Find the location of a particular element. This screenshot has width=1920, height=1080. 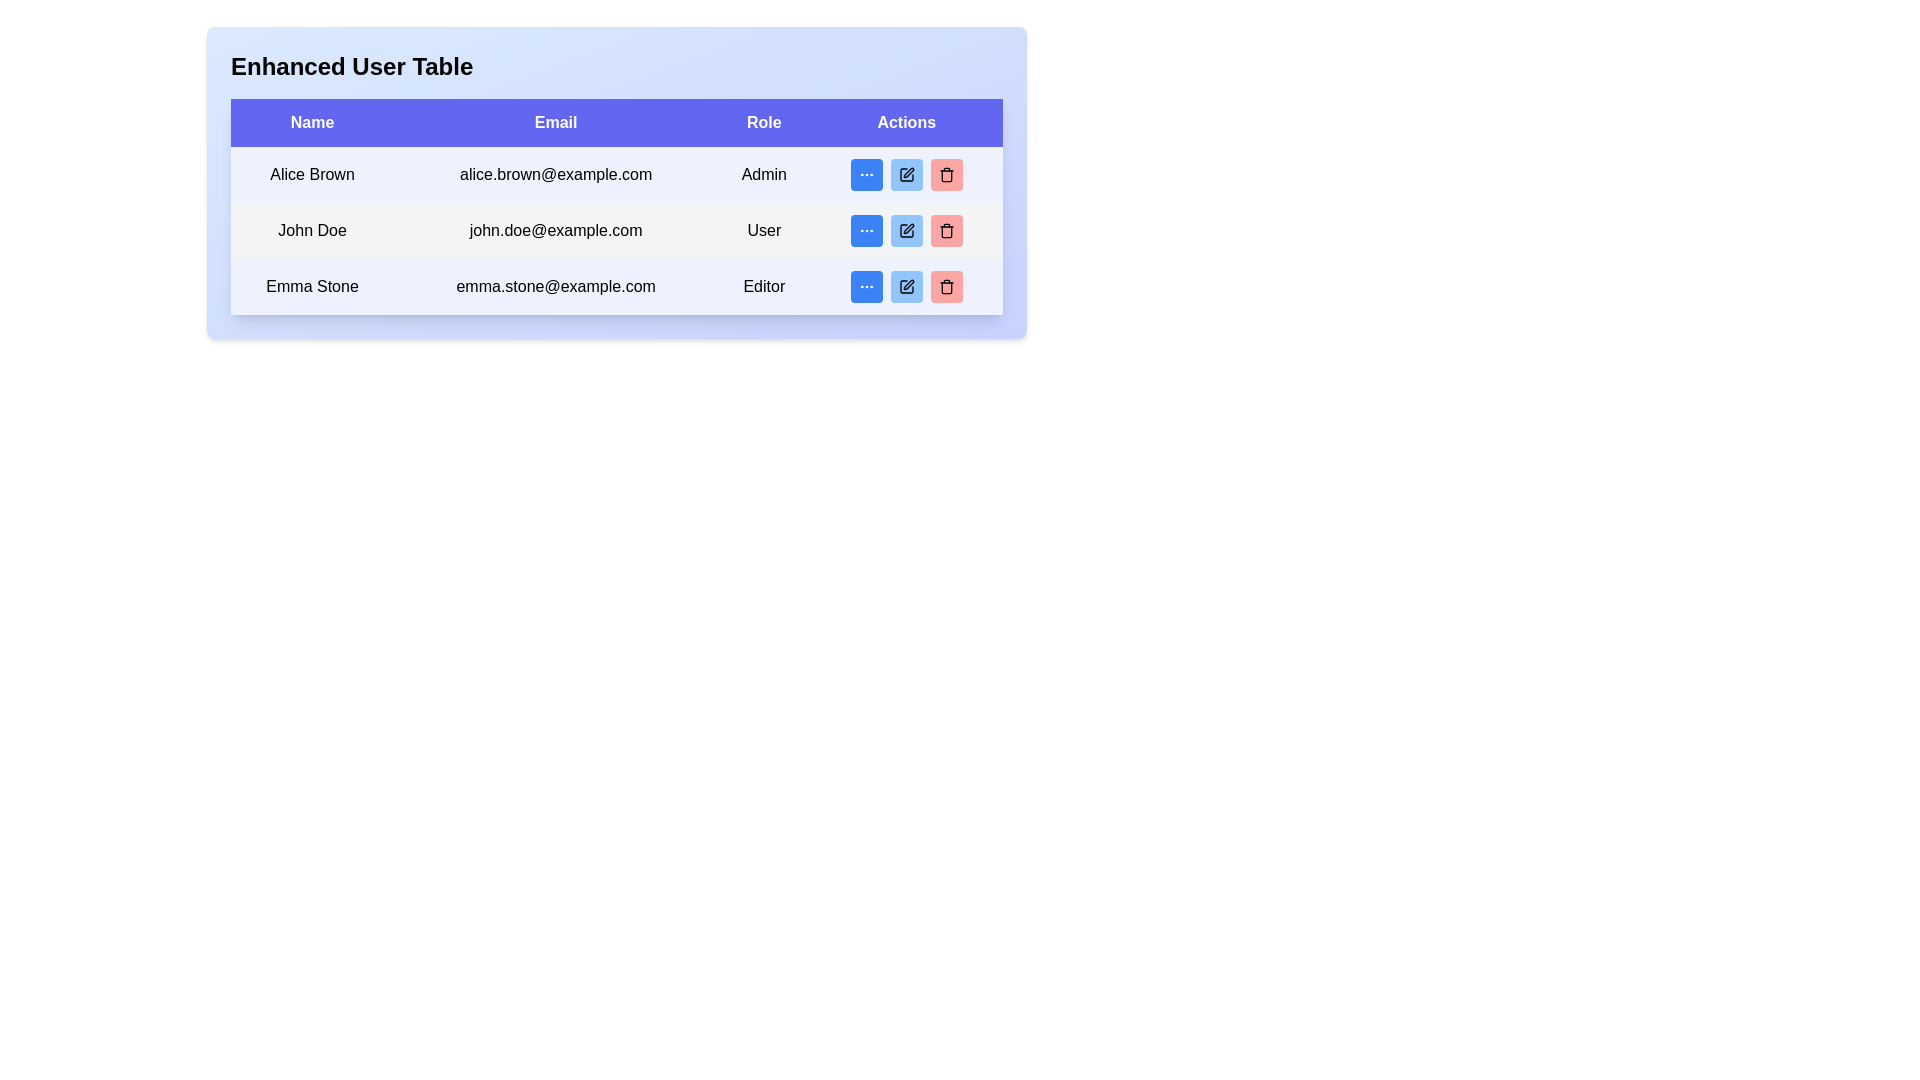

the static text label displaying the role designation ('User') for the user 'John Doe' in the third column of the second row in the table is located at coordinates (763, 230).